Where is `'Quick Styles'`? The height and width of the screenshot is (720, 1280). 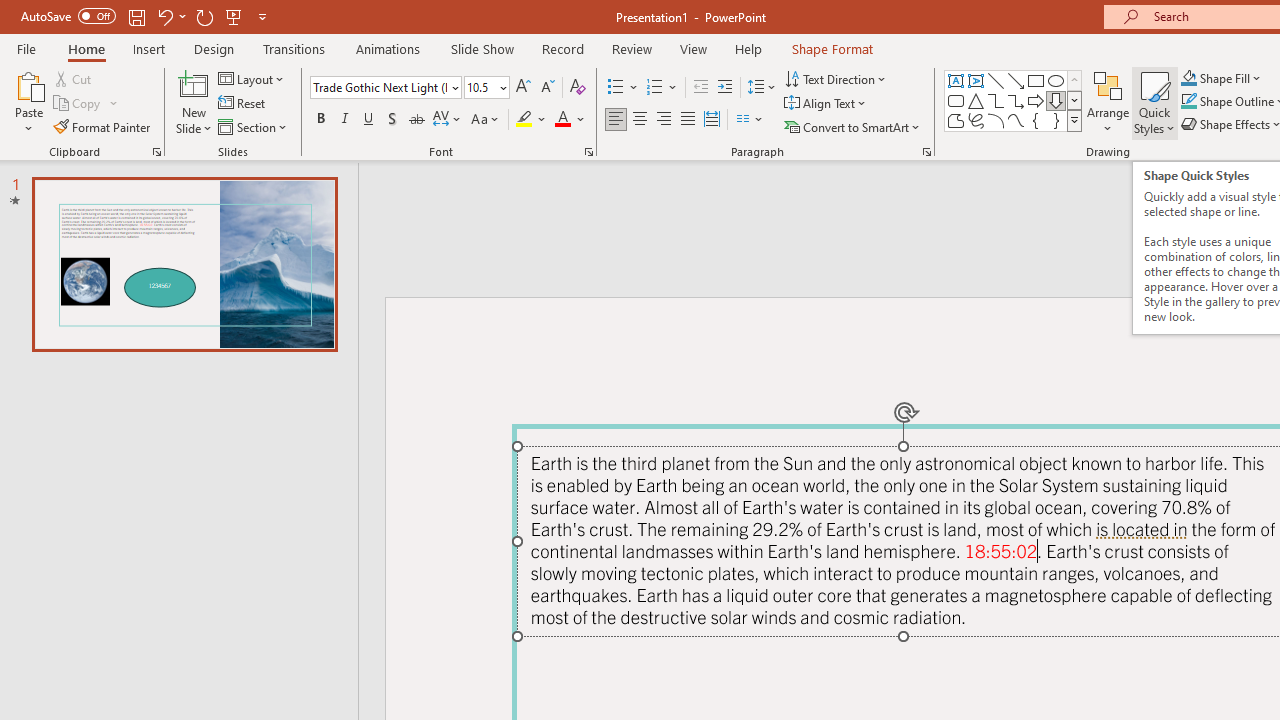
'Quick Styles' is located at coordinates (1154, 103).